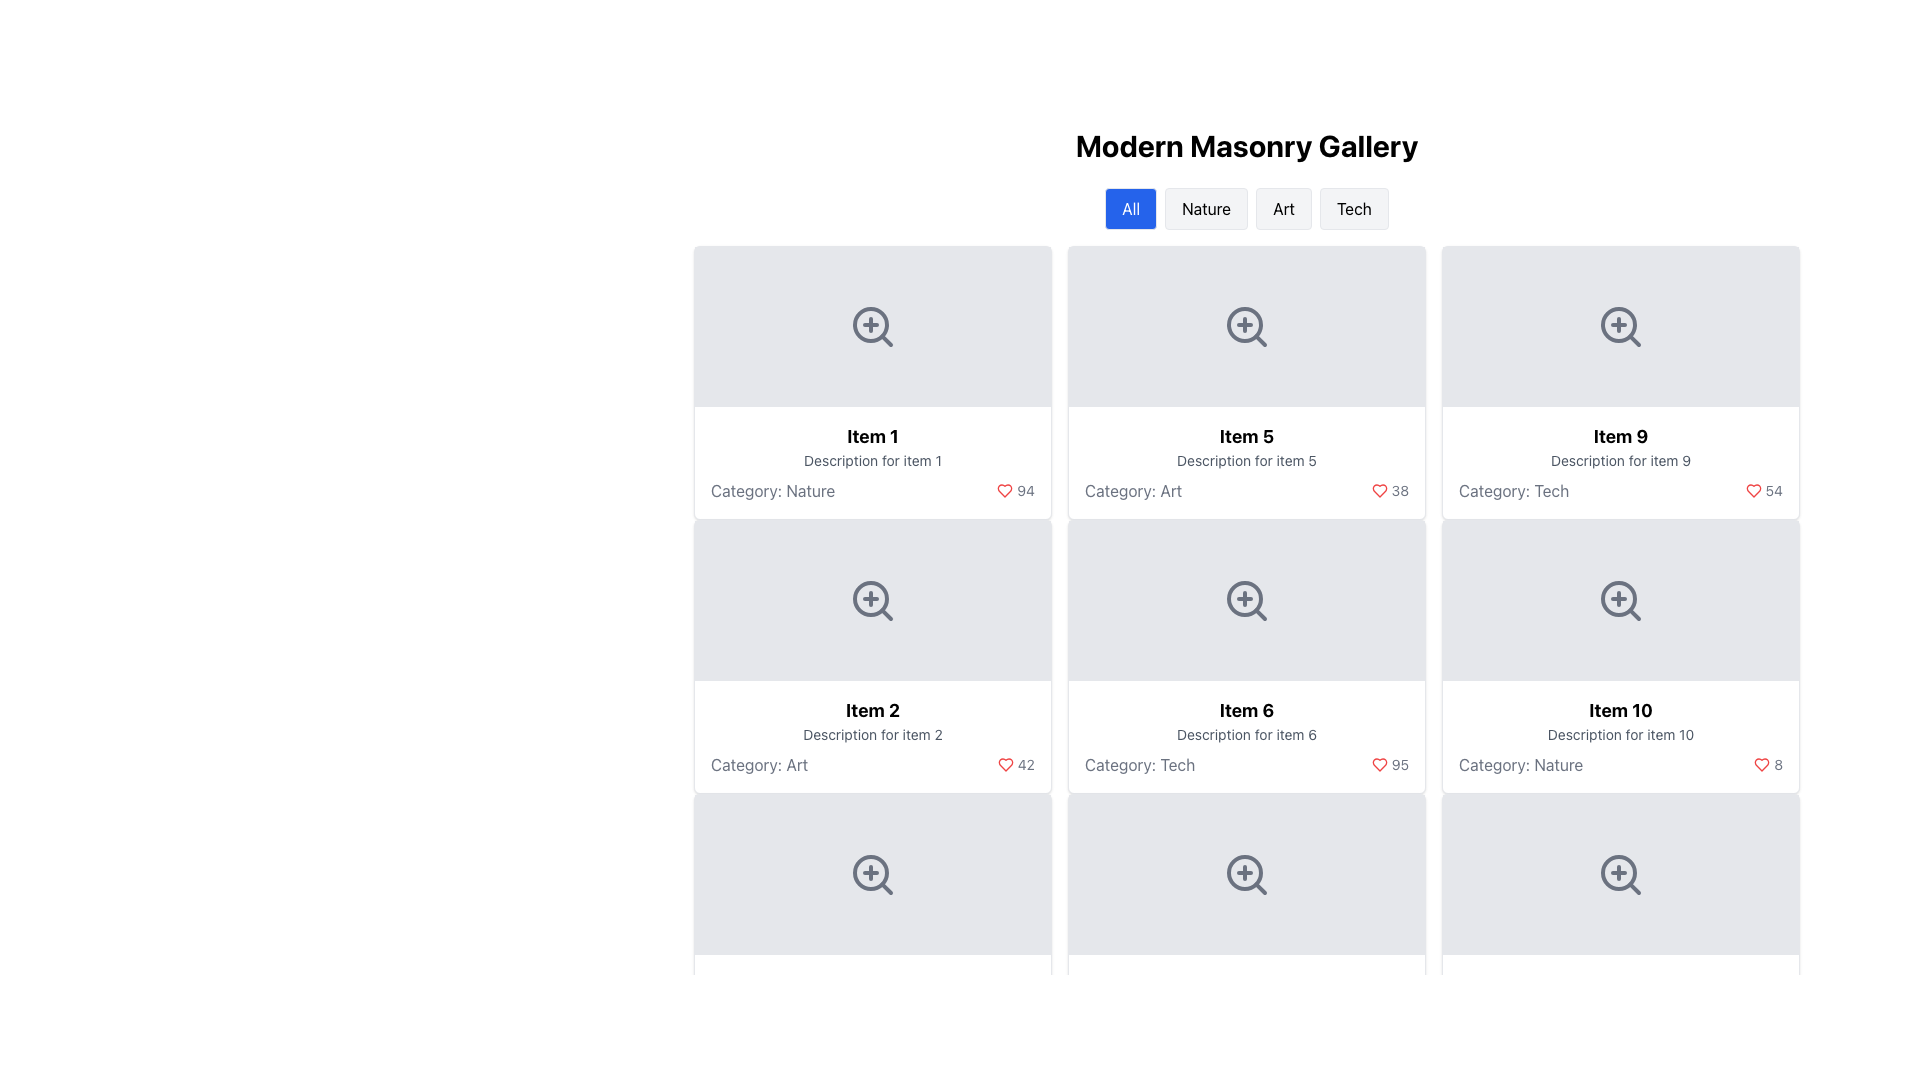 Image resolution: width=1920 pixels, height=1080 pixels. I want to click on the informational card section located in the second row of the grid beneath the first item in the first column to identify the associated item, so click(873, 736).